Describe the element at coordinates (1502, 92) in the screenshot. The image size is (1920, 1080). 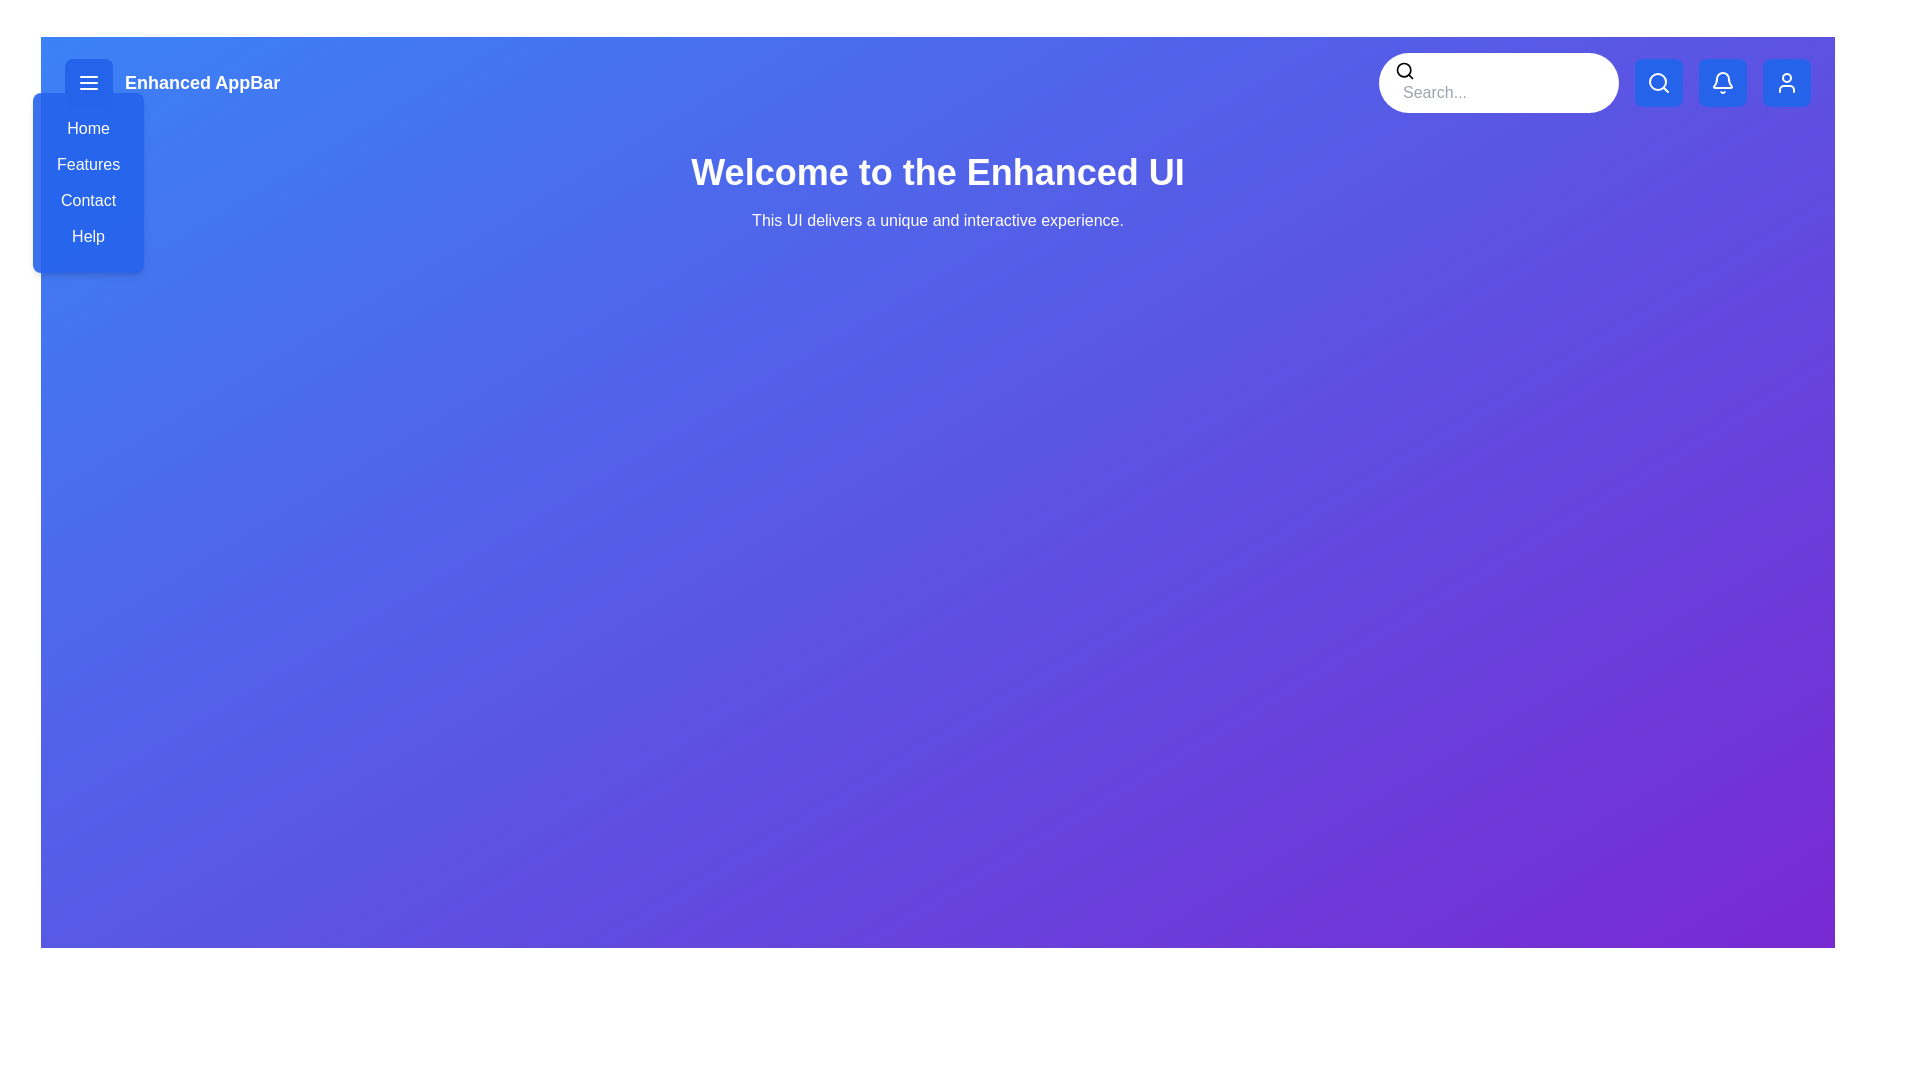
I see `the search bar input field to focus on it` at that location.